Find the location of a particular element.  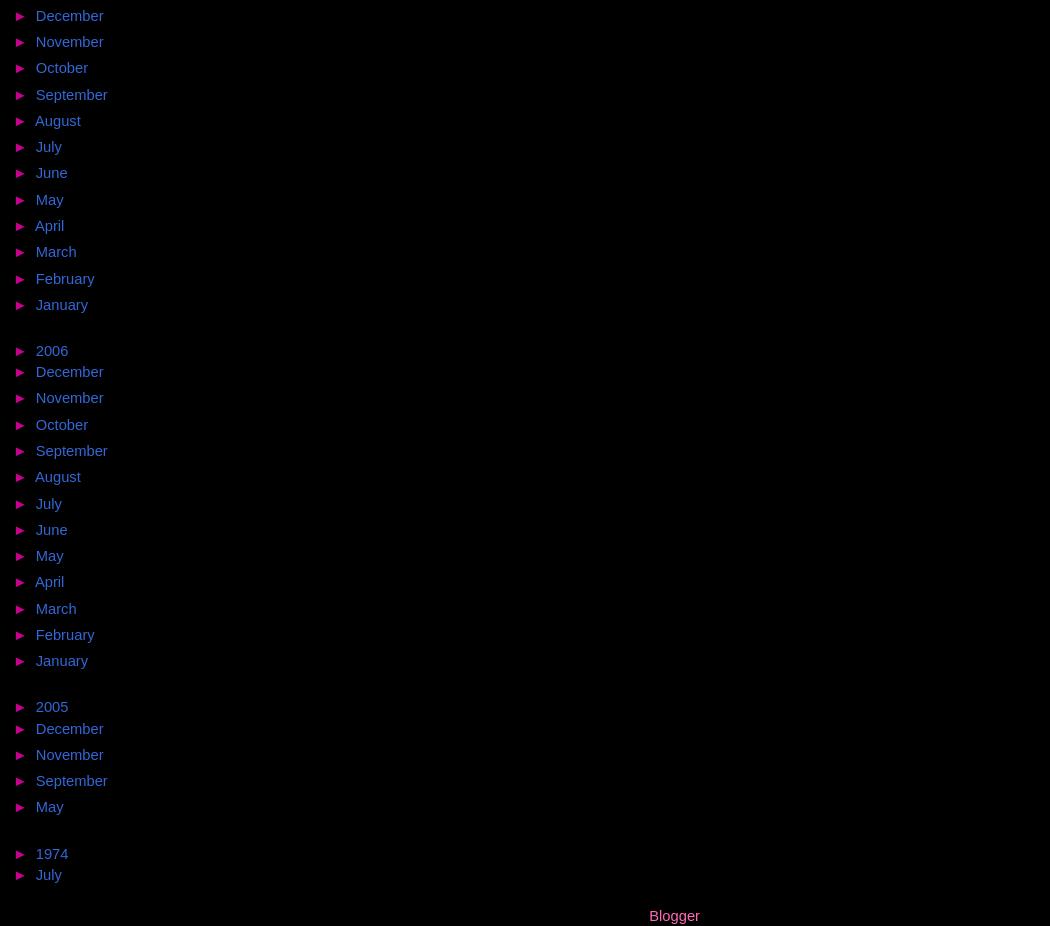

'Copyright Matt Mikalatos. Watermark theme. Powered by' is located at coordinates (270, 914).